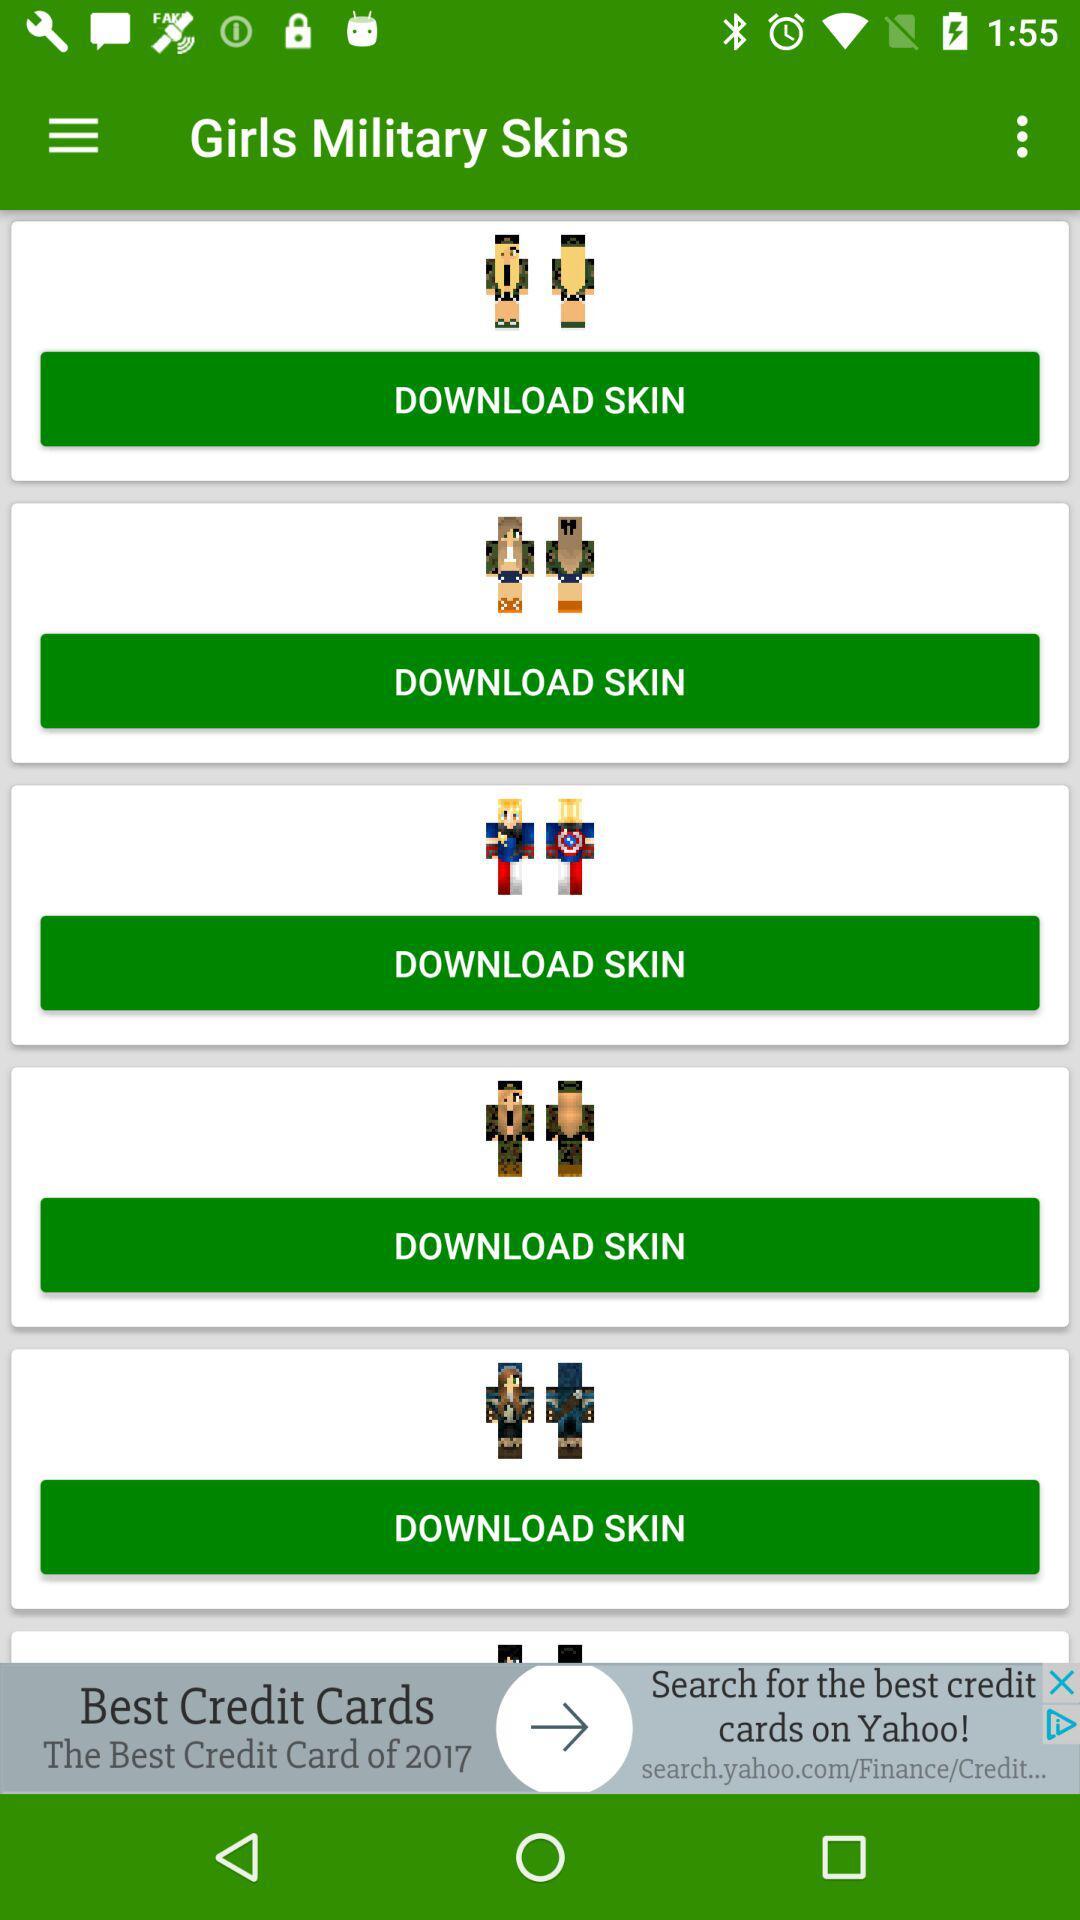 This screenshot has height=1920, width=1080. I want to click on open advertisement, so click(540, 1727).